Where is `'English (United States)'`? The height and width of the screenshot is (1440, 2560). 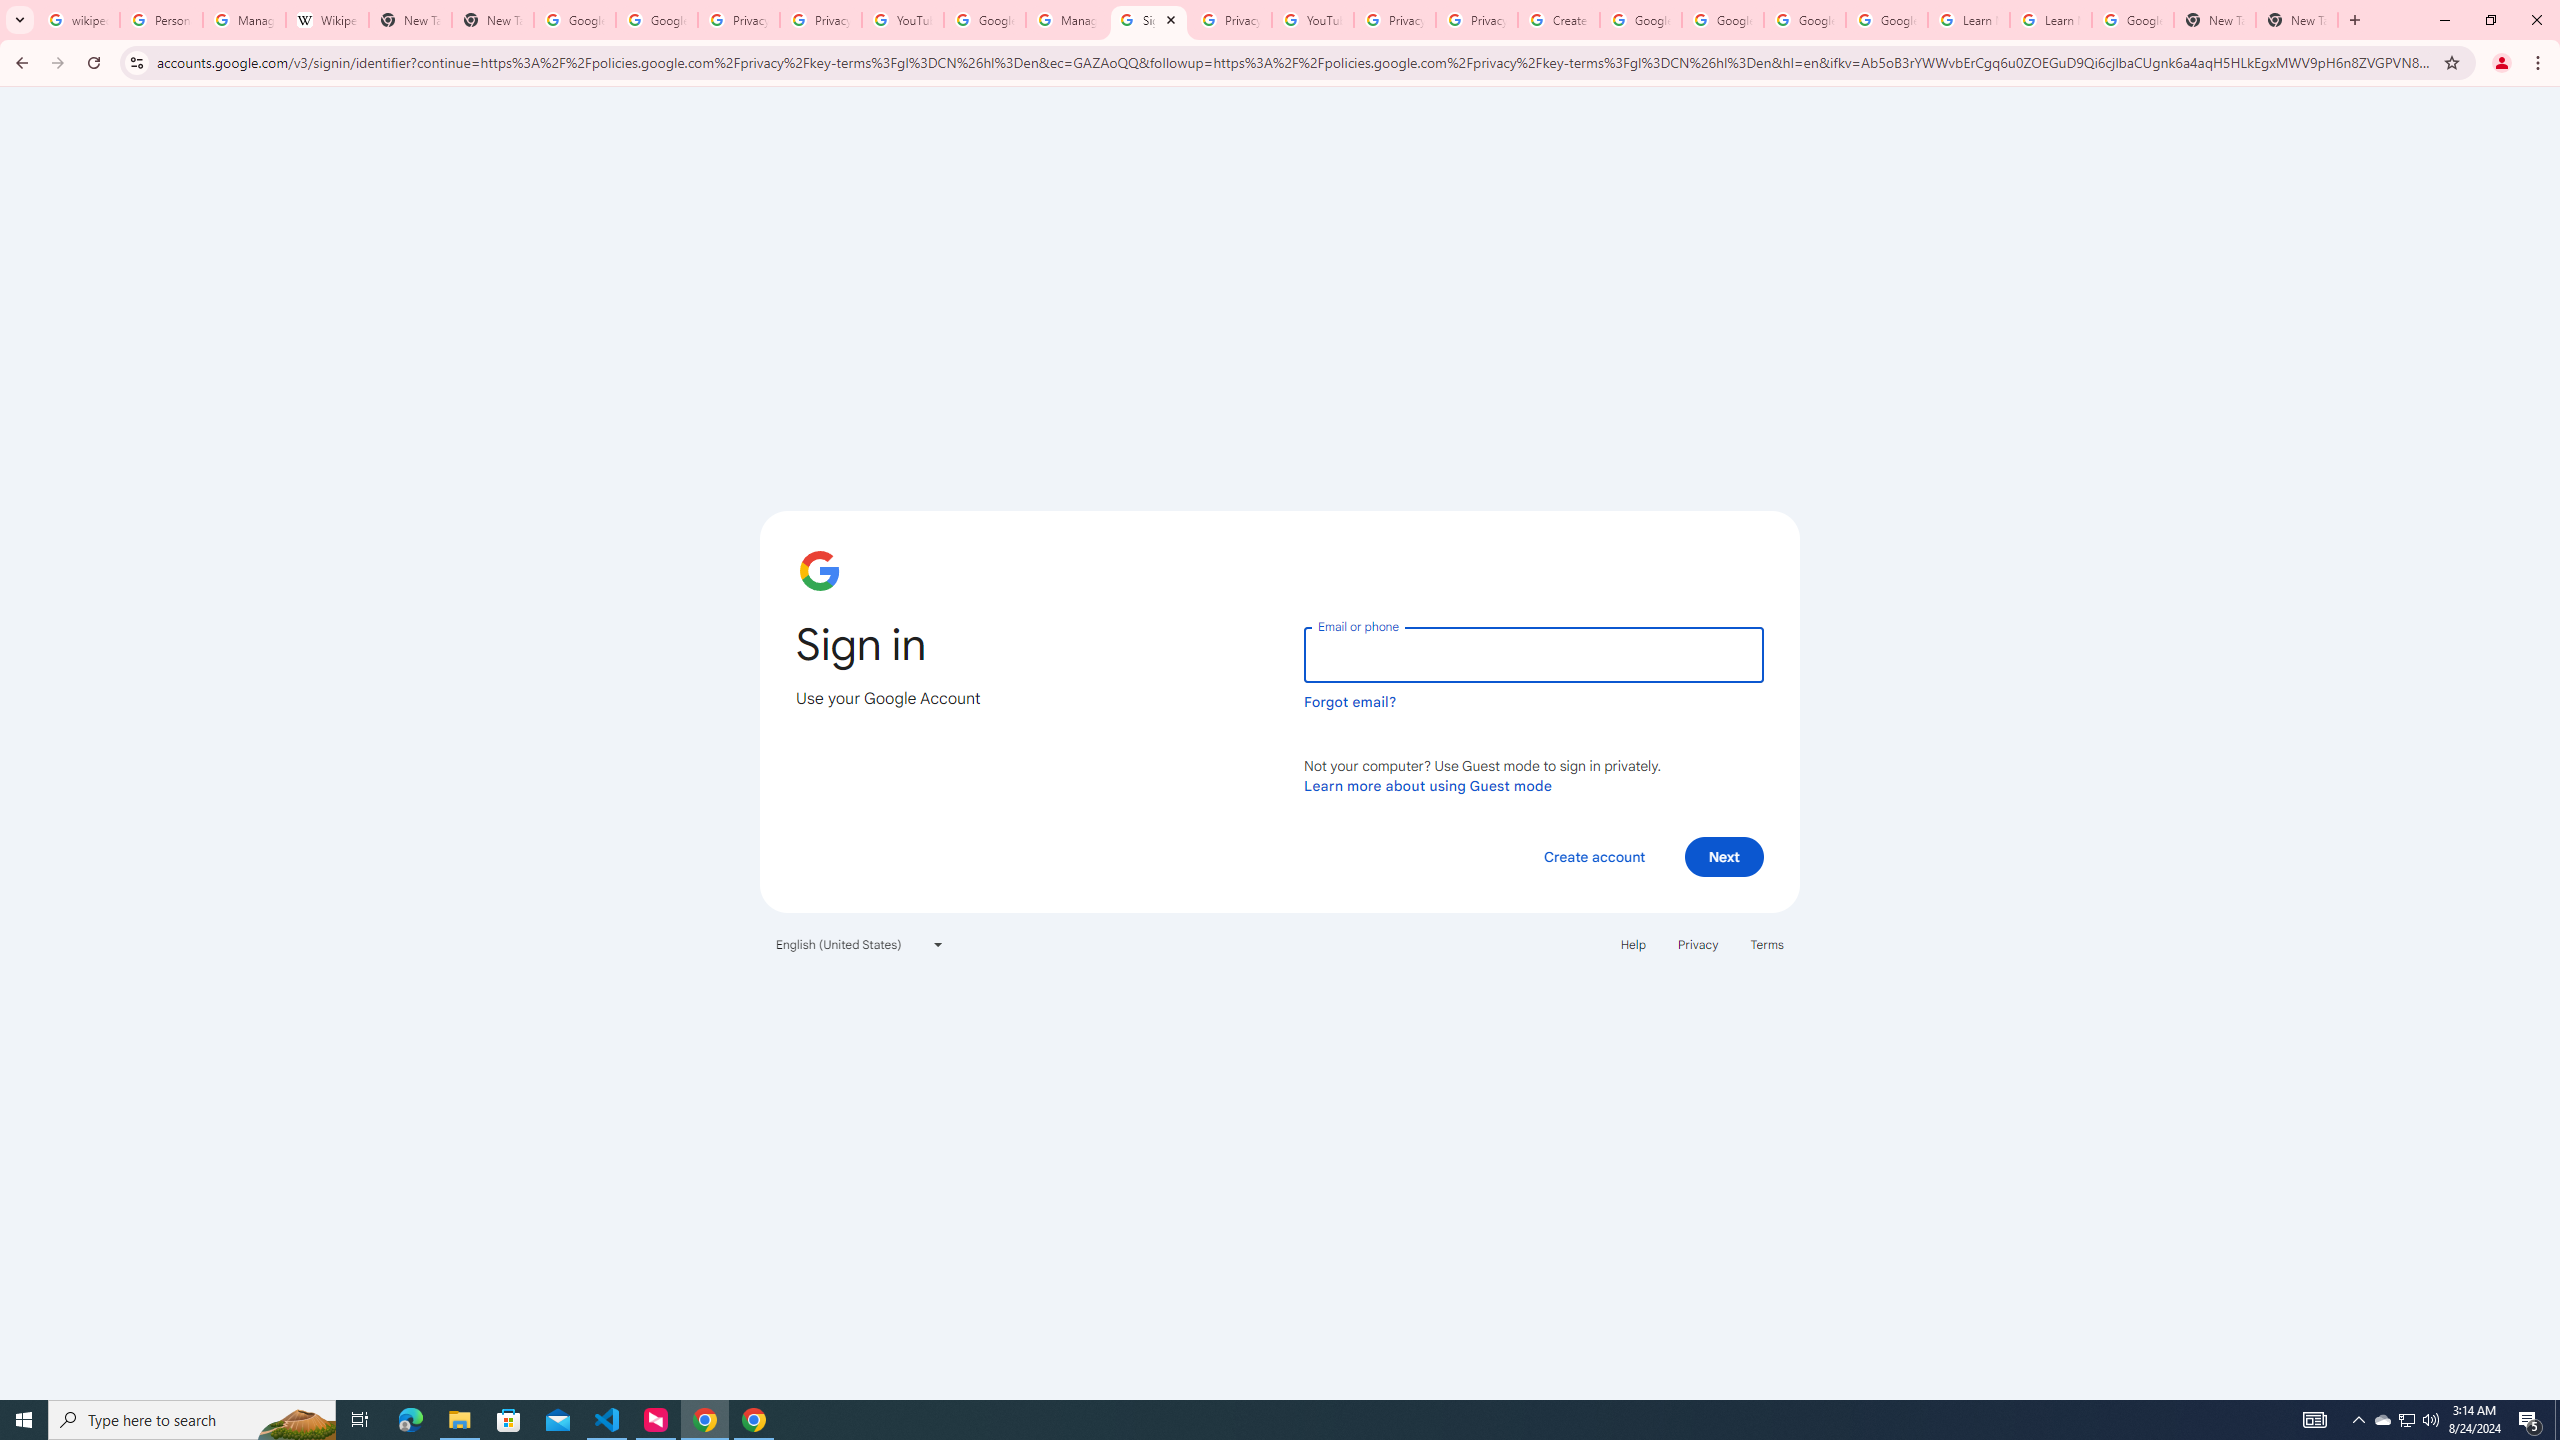 'English (United States)' is located at coordinates (860, 942).